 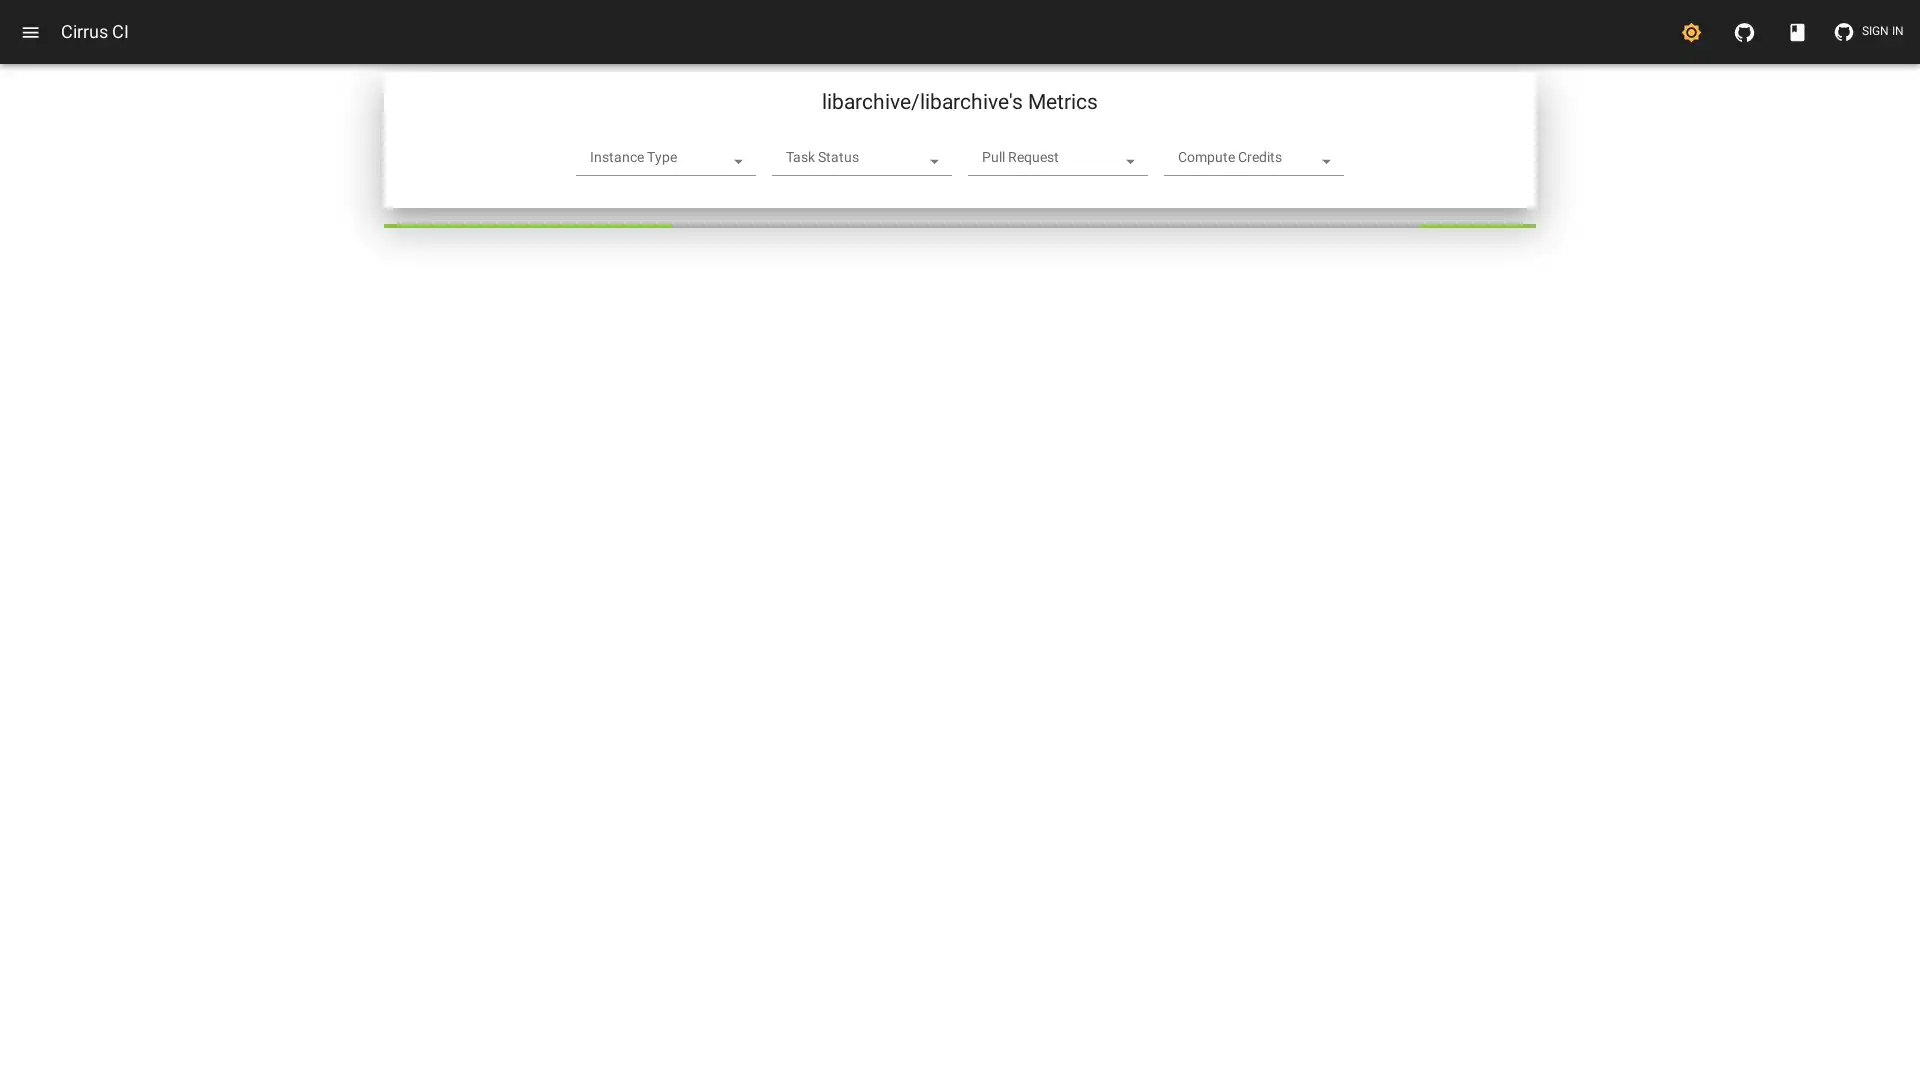 What do you see at coordinates (1690, 31) in the screenshot?
I see `Switch to dark theme` at bounding box center [1690, 31].